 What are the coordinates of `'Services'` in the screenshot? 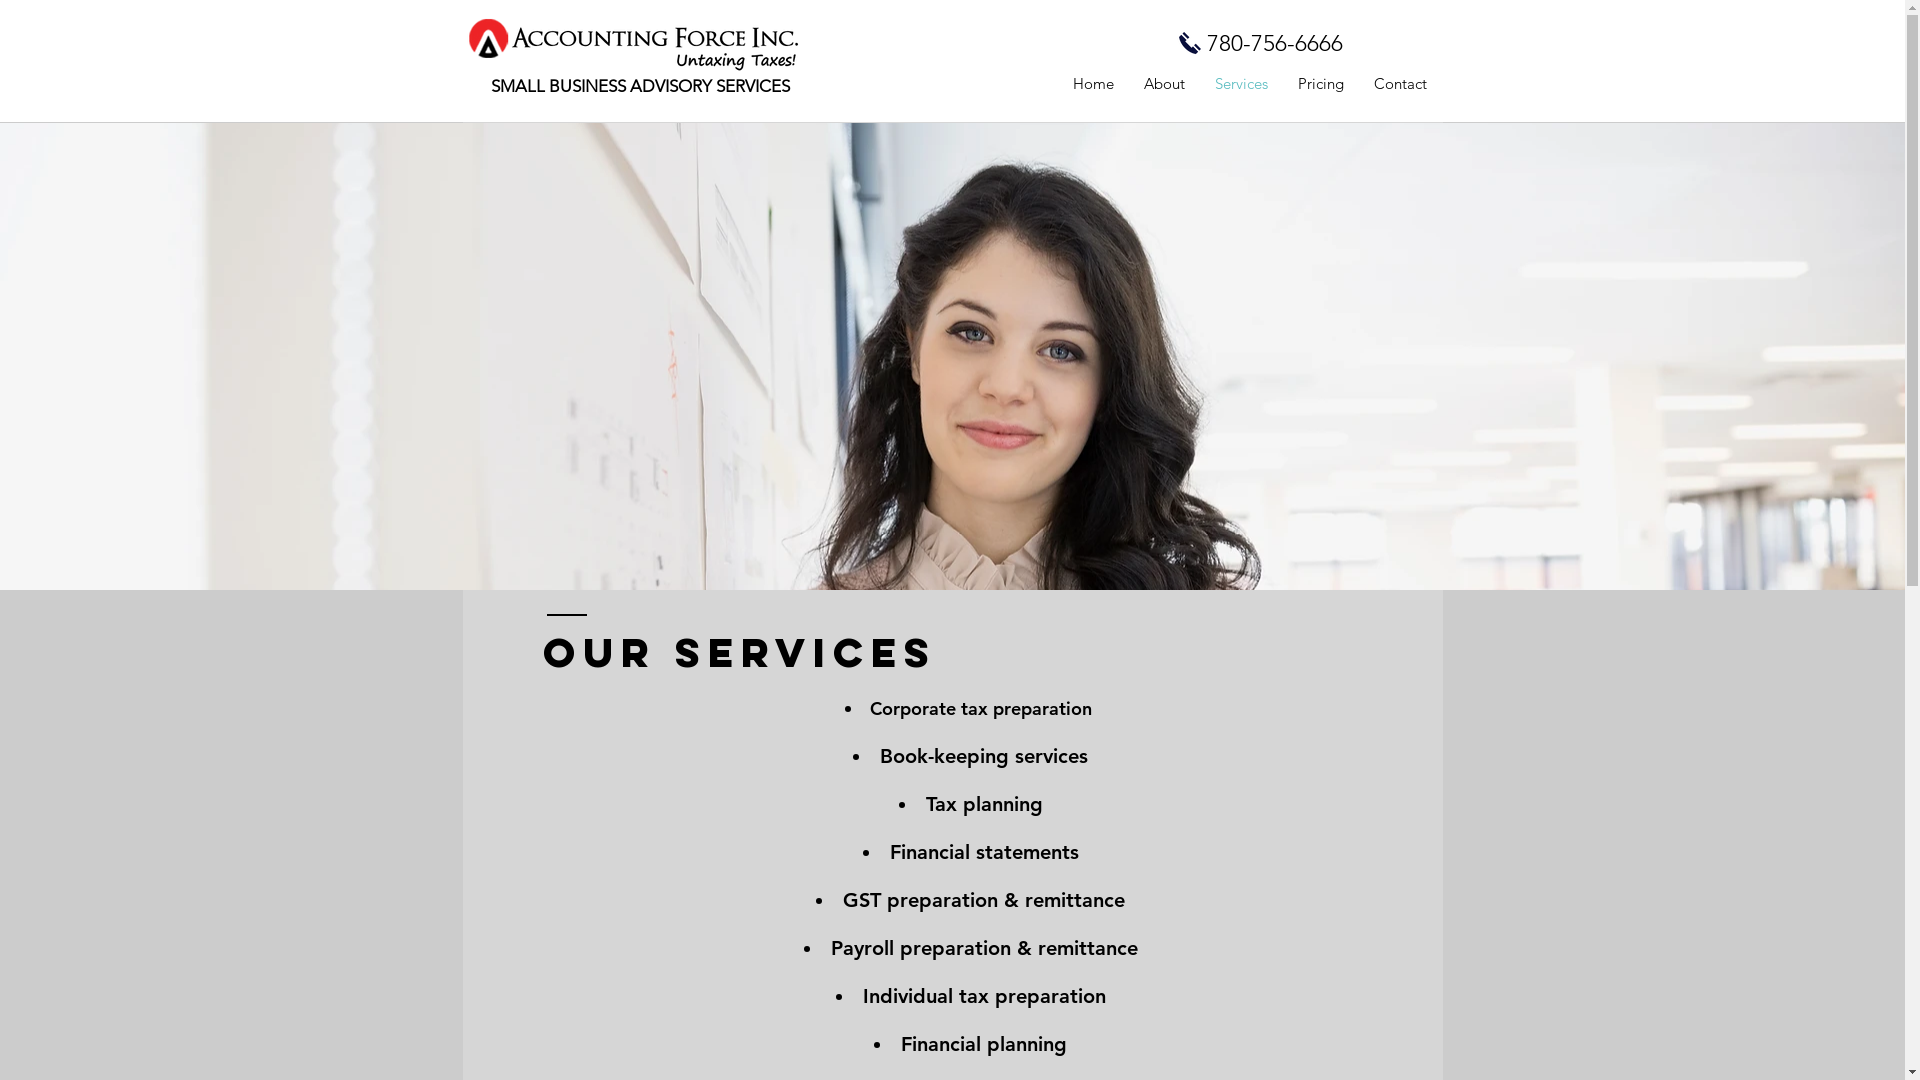 It's located at (1200, 83).